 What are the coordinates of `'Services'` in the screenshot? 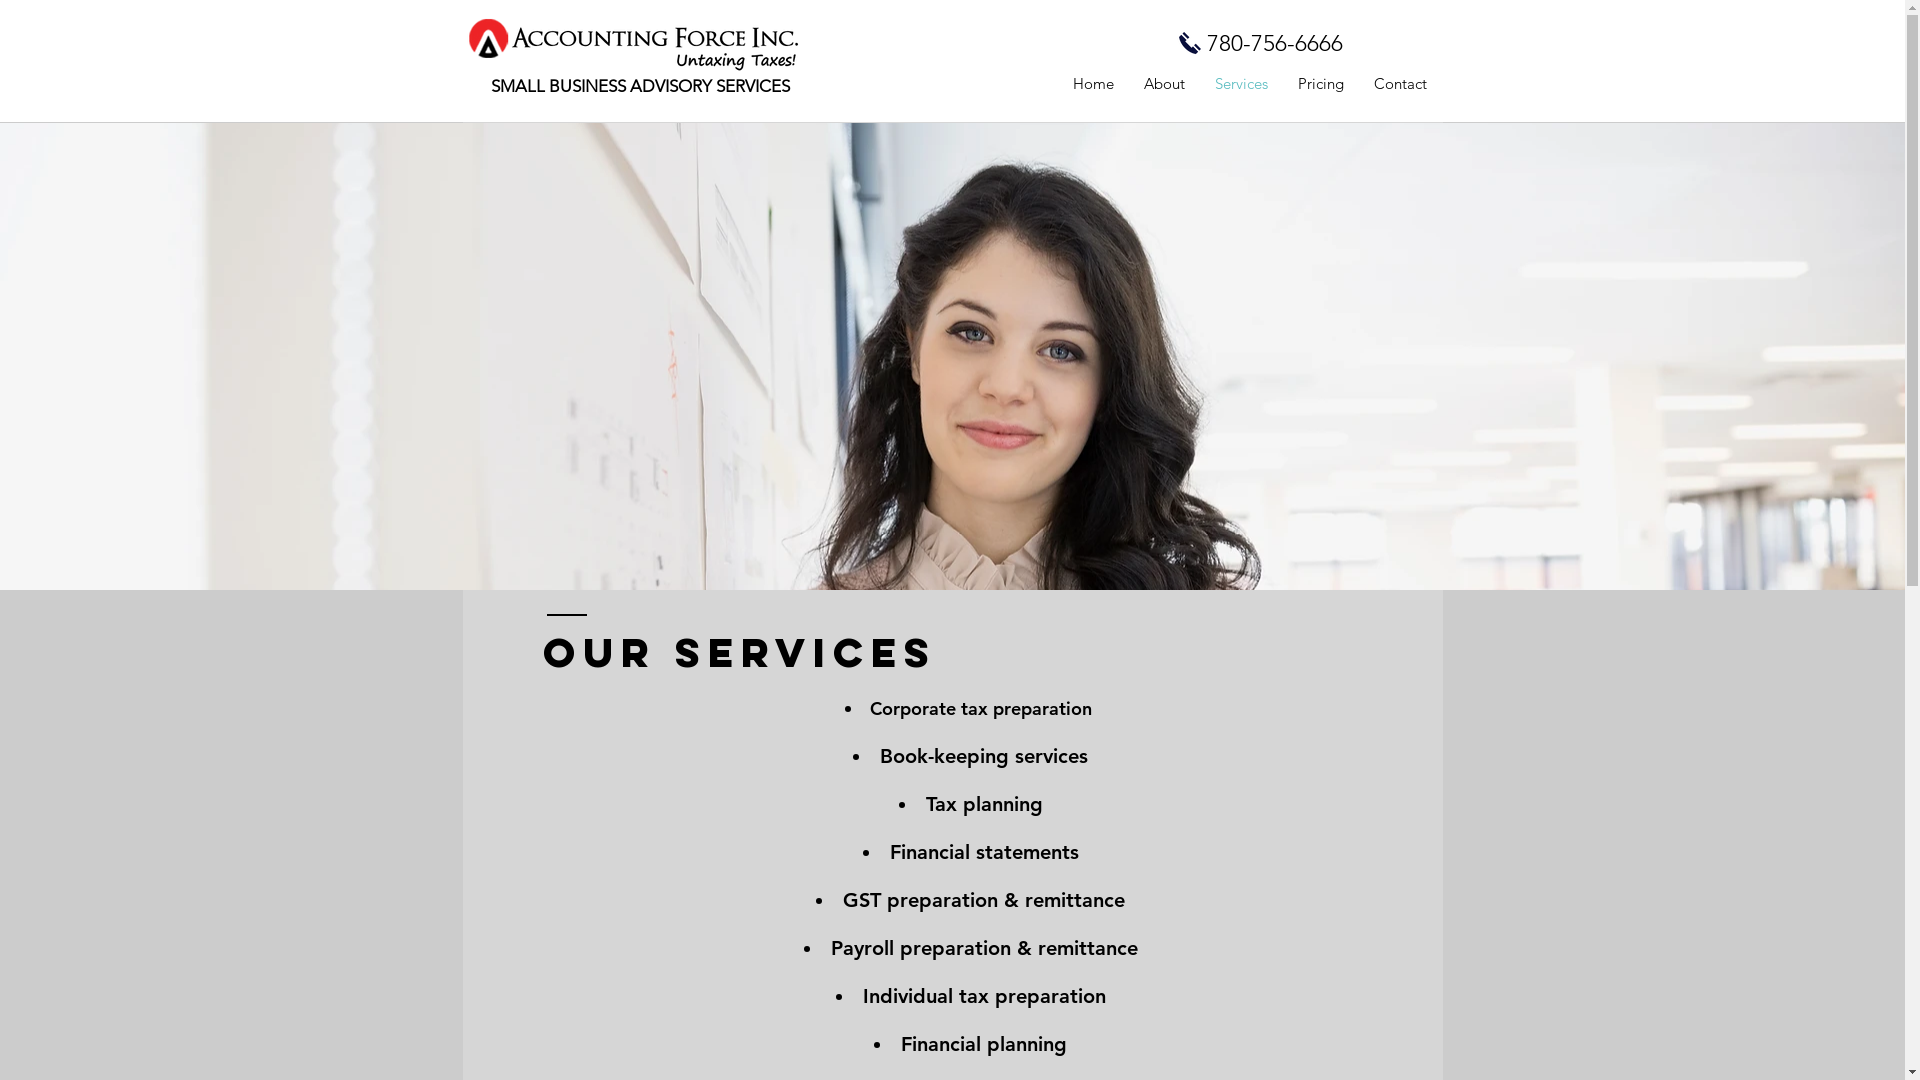 It's located at (1200, 83).